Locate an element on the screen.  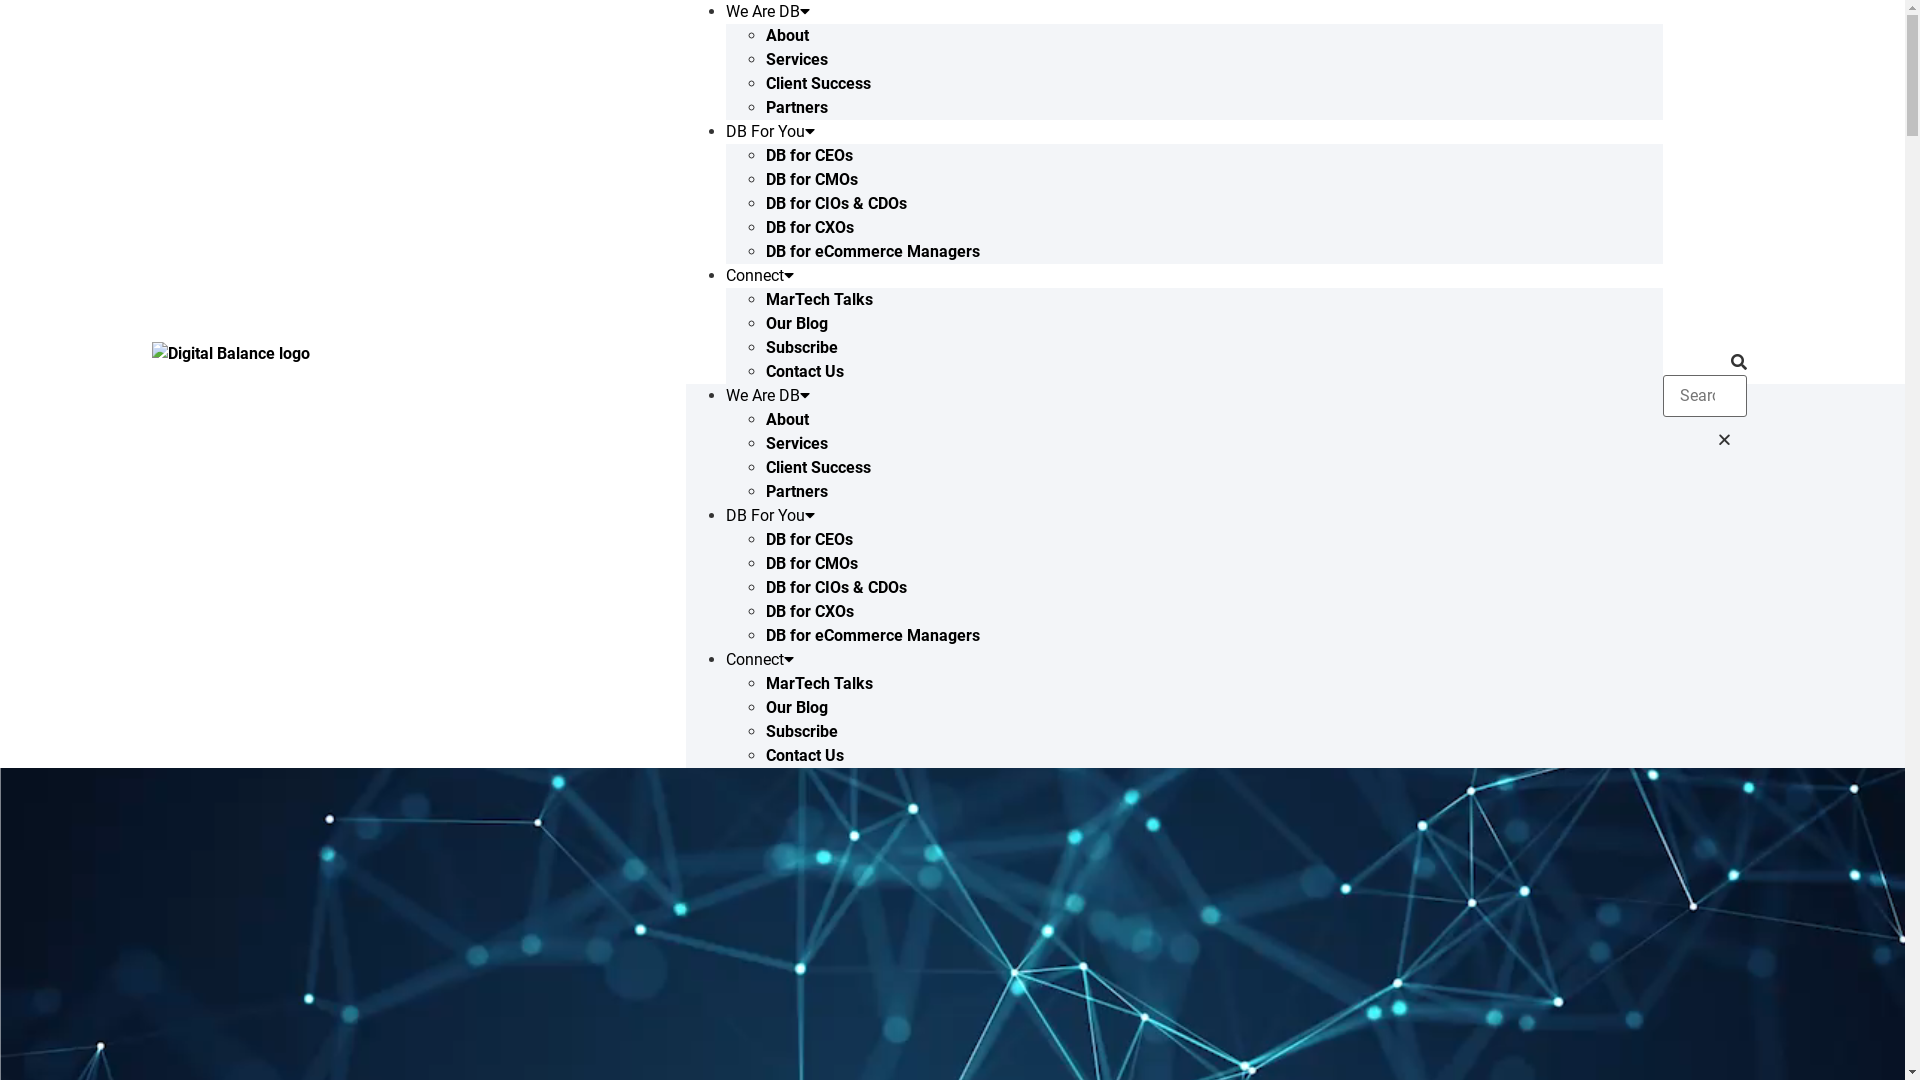
'About' is located at coordinates (786, 418).